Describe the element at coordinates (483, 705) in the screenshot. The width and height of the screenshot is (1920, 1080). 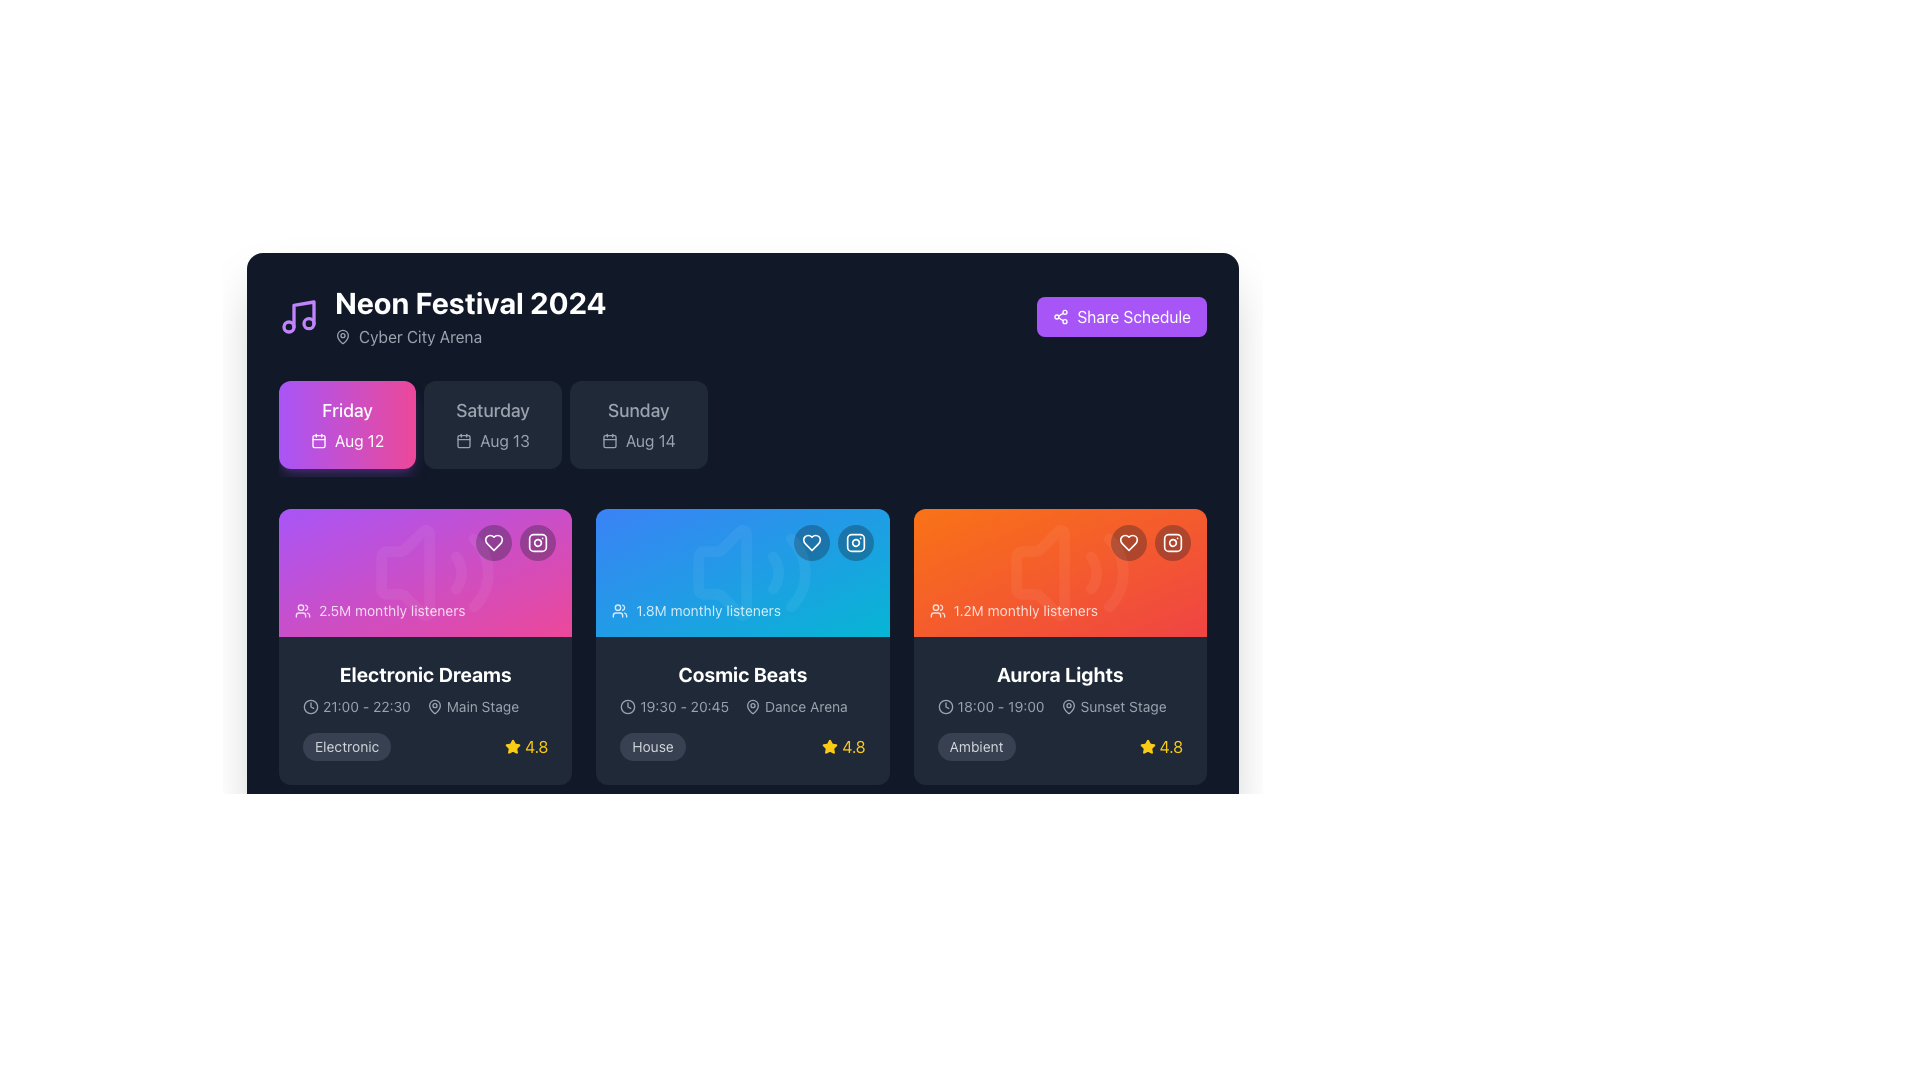
I see `'Main Stage' text label located beneath the 'Electronic Dreams' section in the layouts grid, which appears in white on a dark background` at that location.